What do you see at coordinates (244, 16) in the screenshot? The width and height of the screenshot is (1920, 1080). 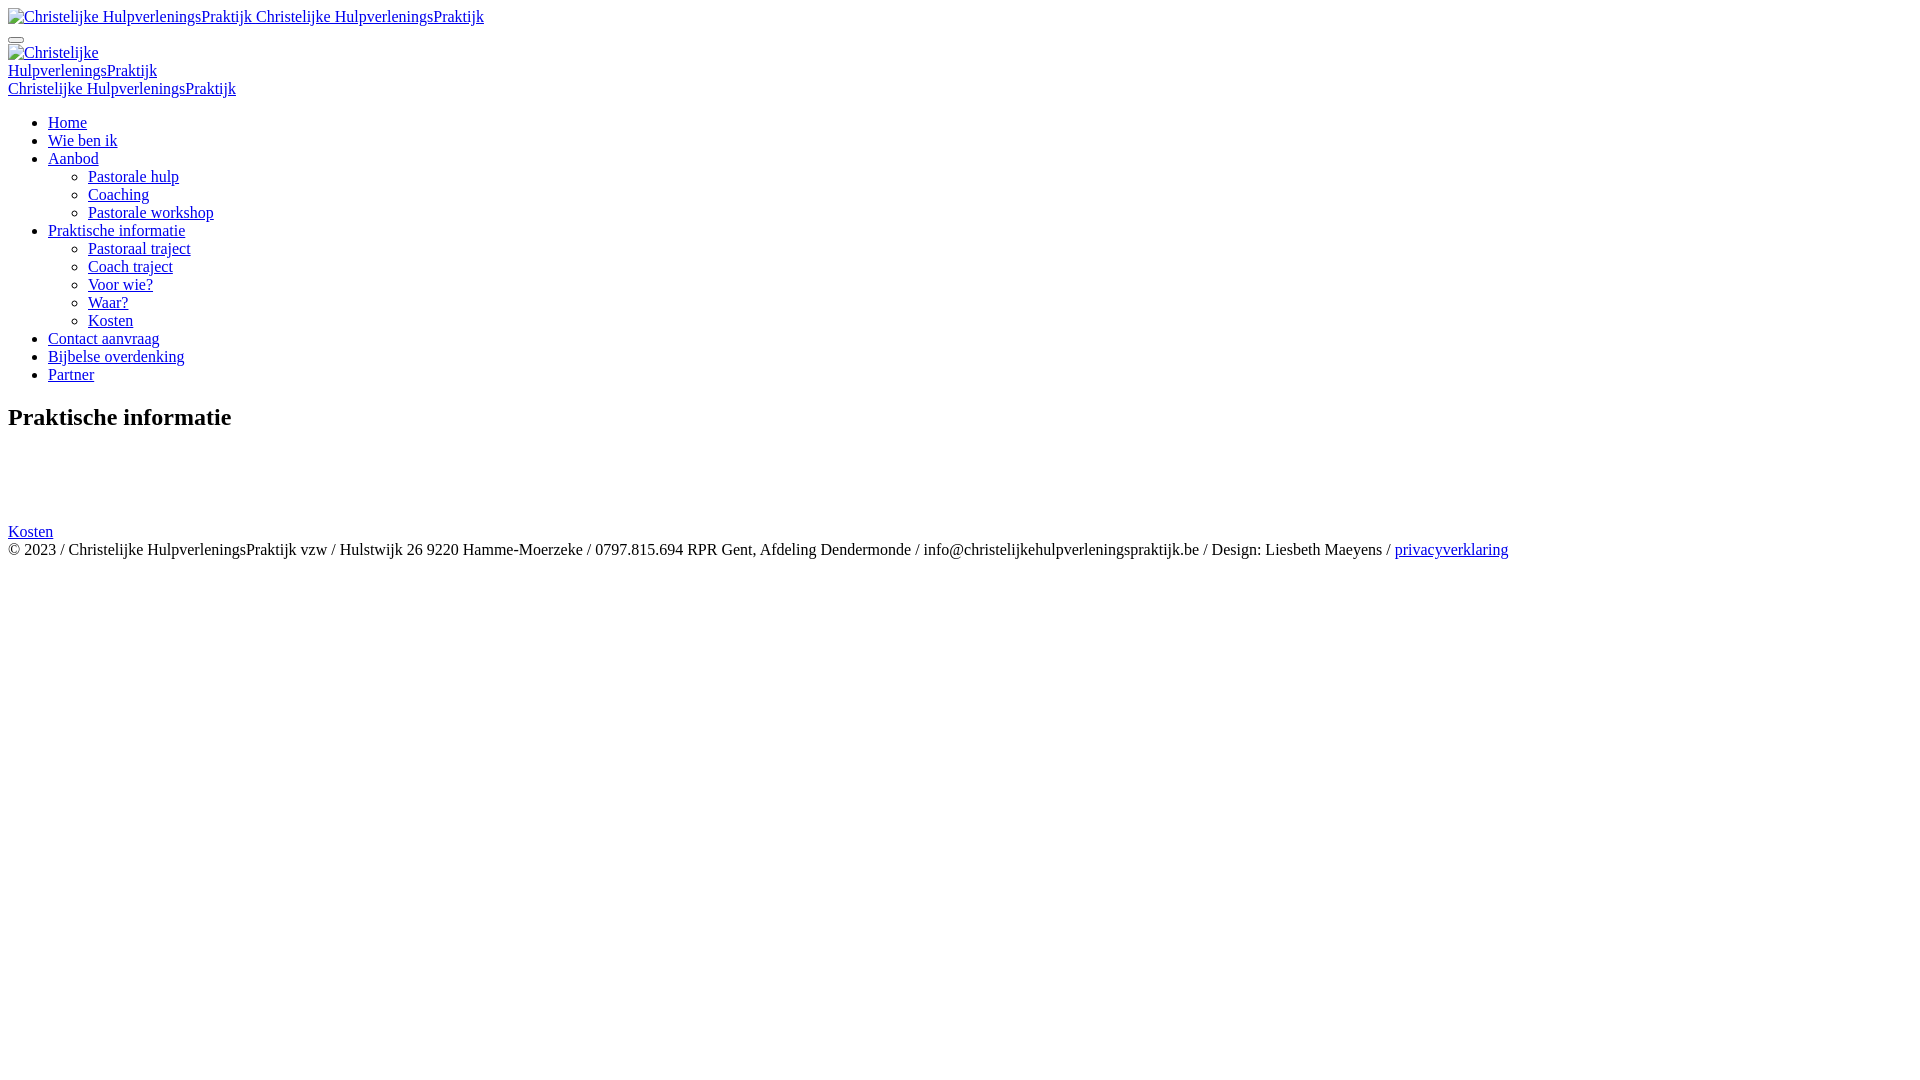 I see `'Christelijke HulpverleningsPraktijk'` at bounding box center [244, 16].